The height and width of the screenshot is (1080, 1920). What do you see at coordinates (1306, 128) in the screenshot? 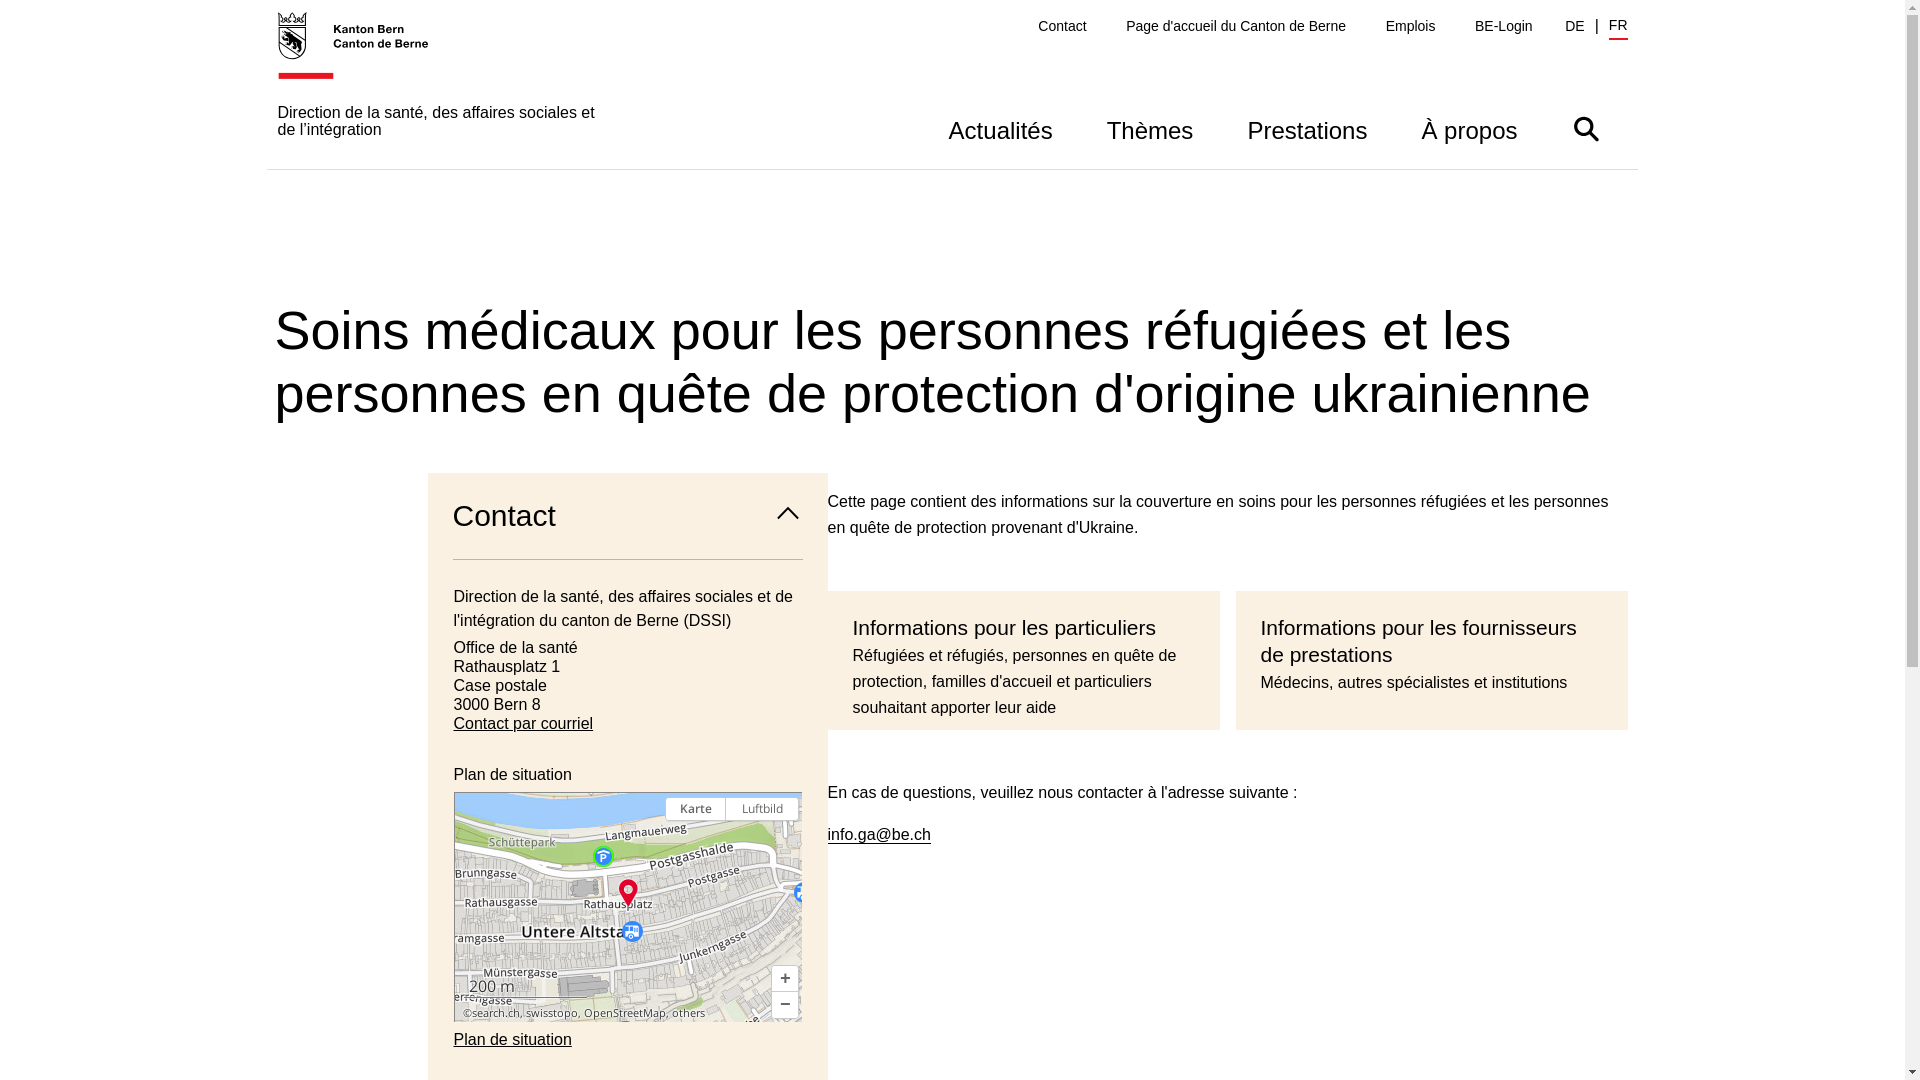
I see `'Prestations'` at bounding box center [1306, 128].